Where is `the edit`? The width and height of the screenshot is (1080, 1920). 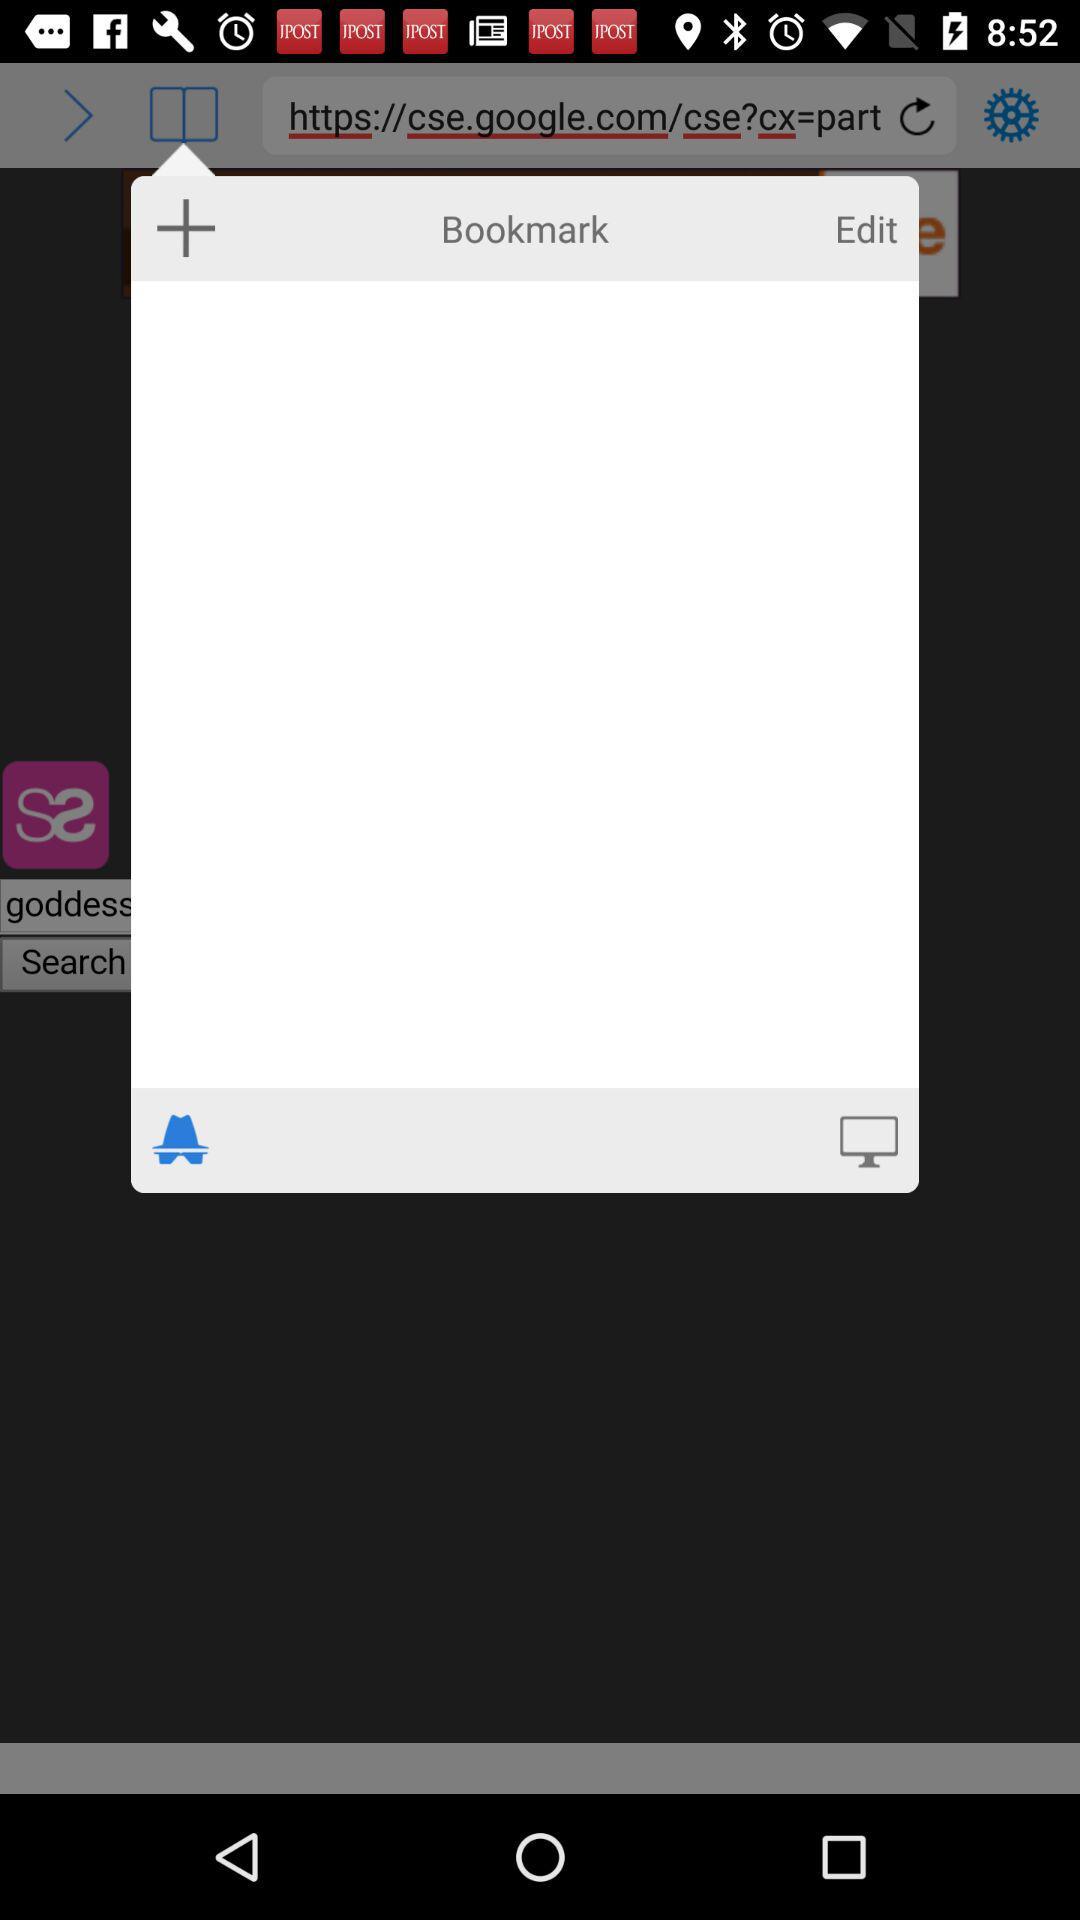
the edit is located at coordinates (865, 228).